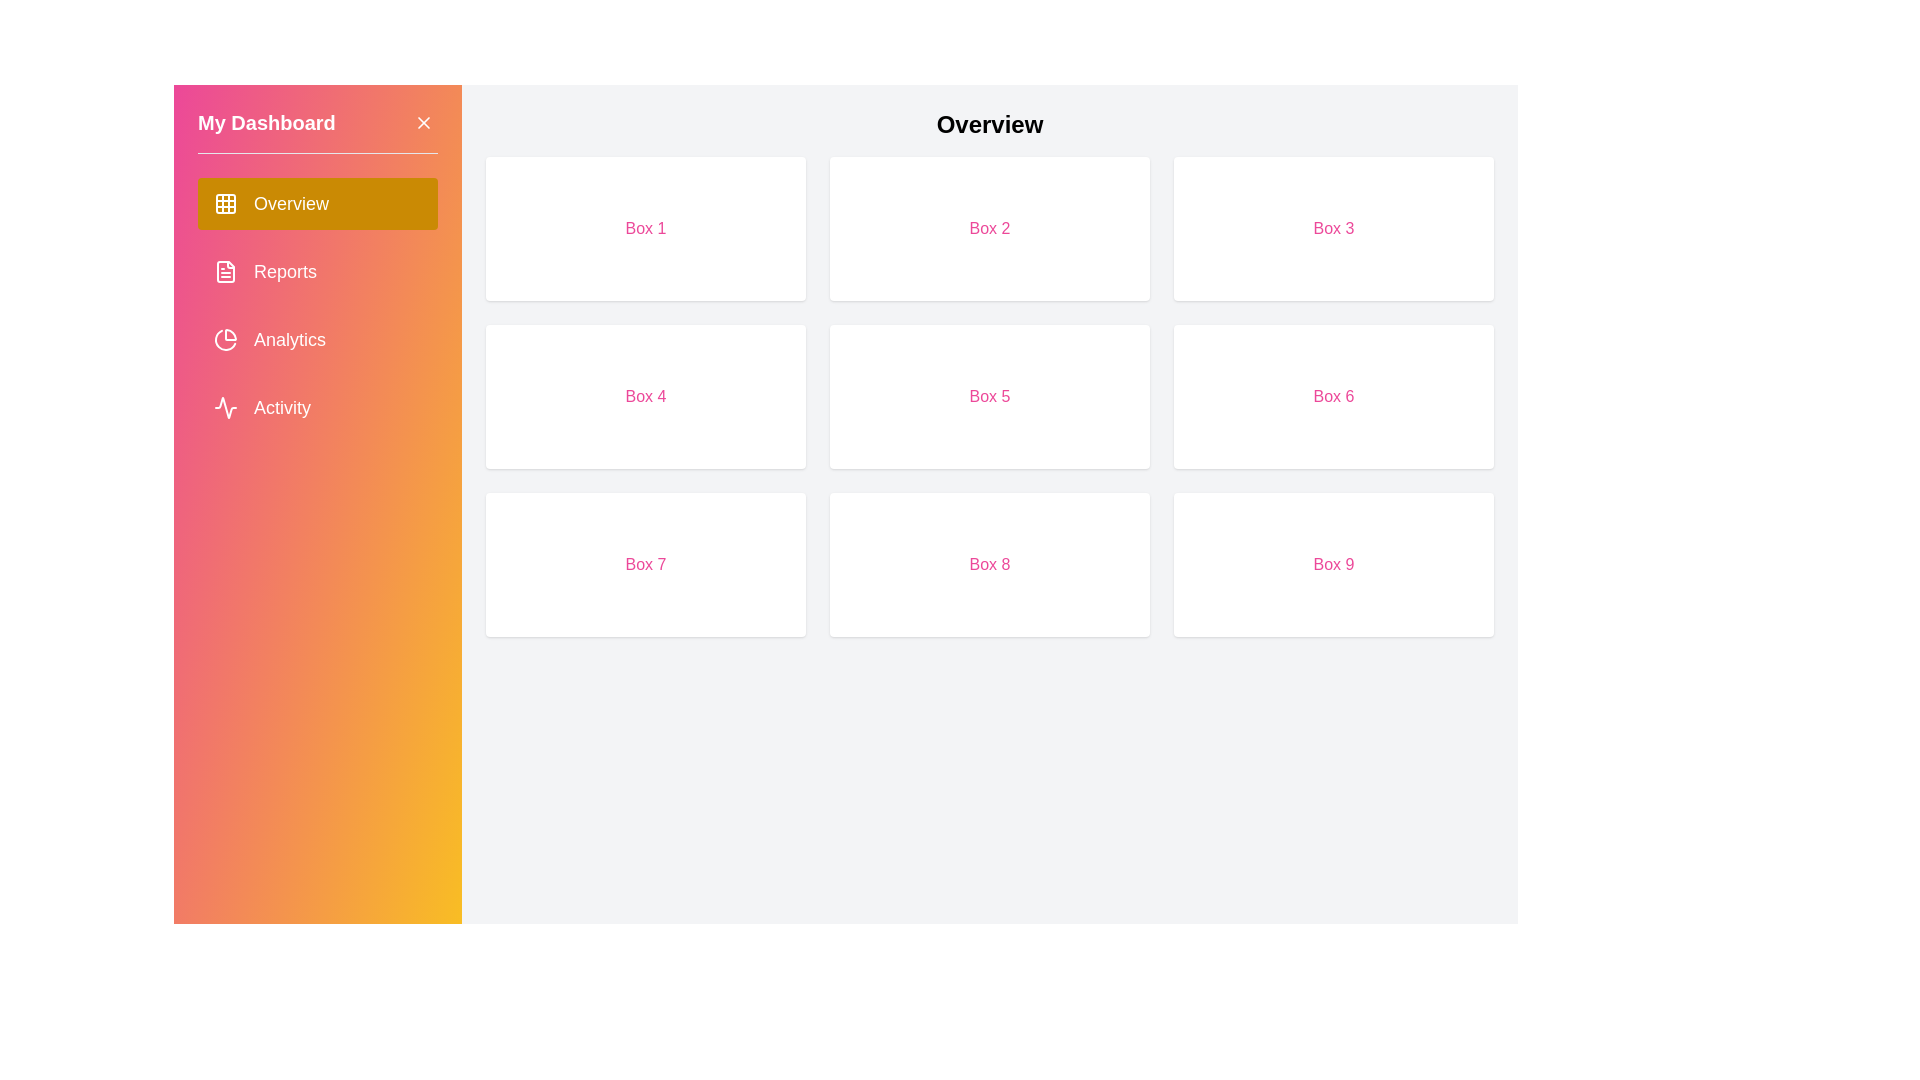 Image resolution: width=1920 pixels, height=1080 pixels. I want to click on the sidebar item Overview to observe its visual change, so click(316, 204).